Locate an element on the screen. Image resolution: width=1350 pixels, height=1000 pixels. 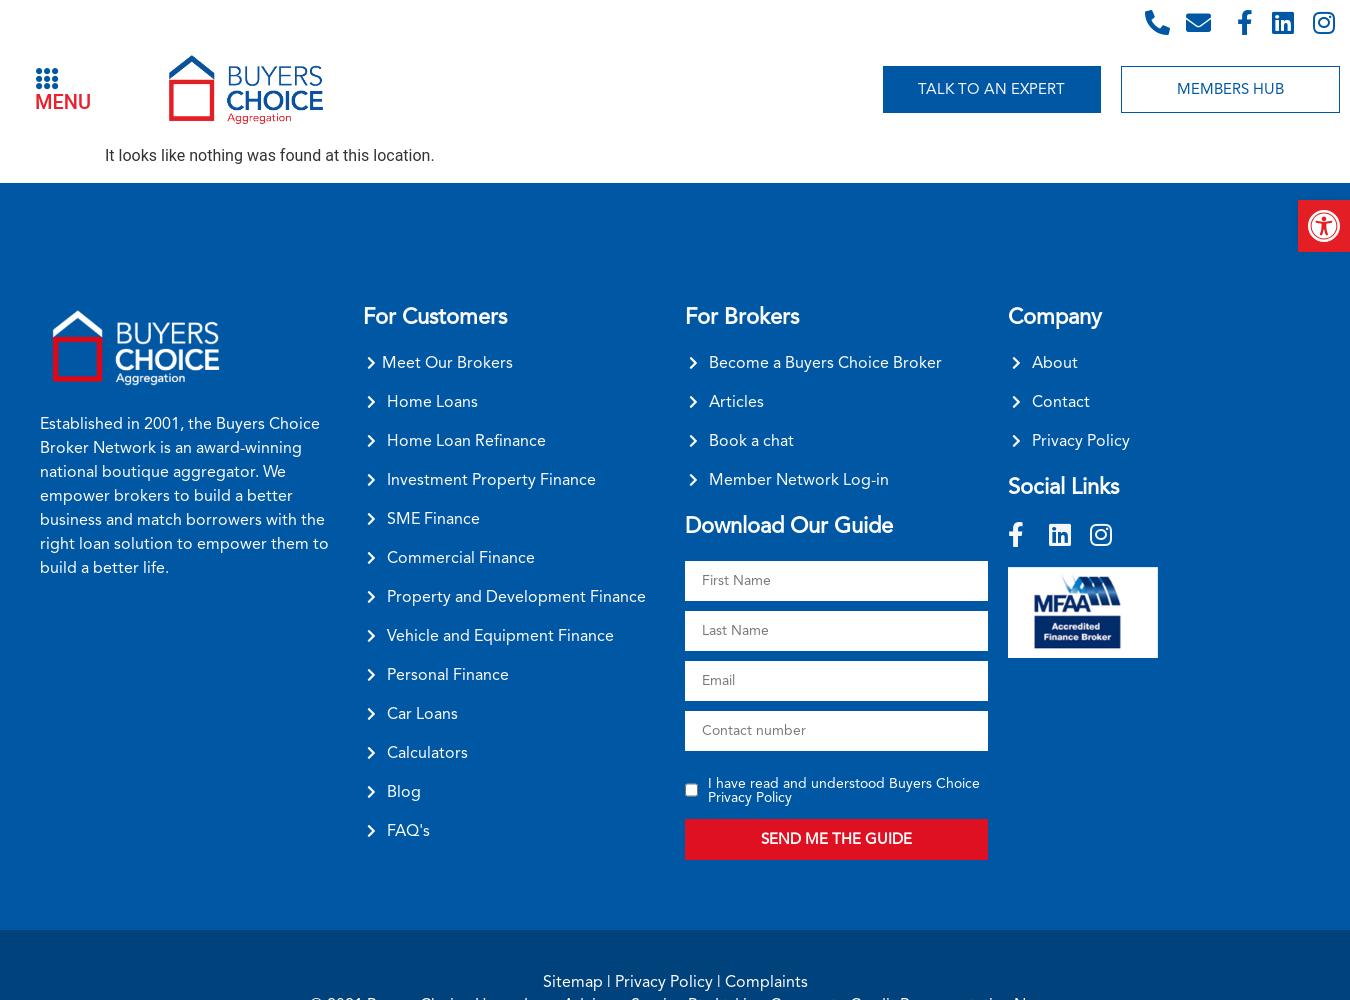
'Become a Buyers Choice Broker' is located at coordinates (825, 361).